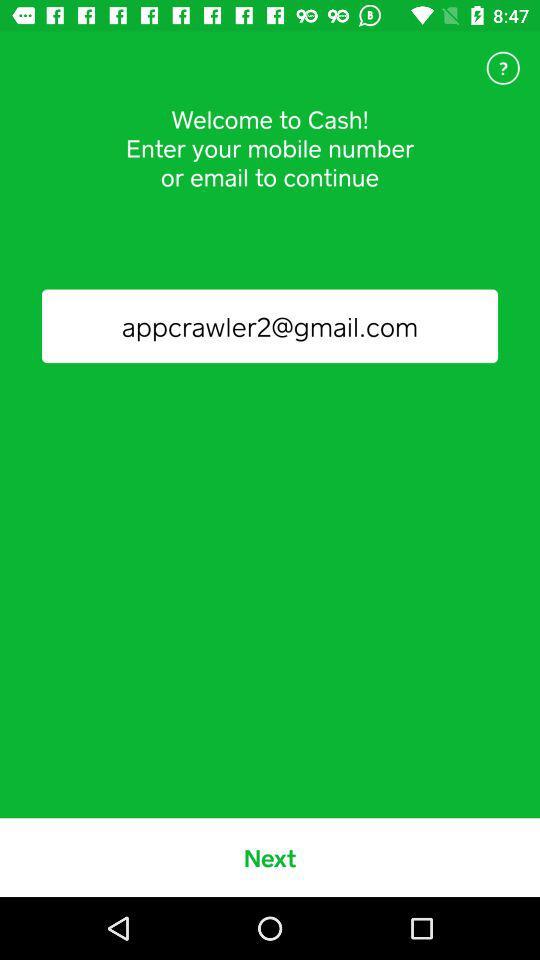 The image size is (540, 960). Describe the element at coordinates (270, 326) in the screenshot. I see `the item above next icon` at that location.